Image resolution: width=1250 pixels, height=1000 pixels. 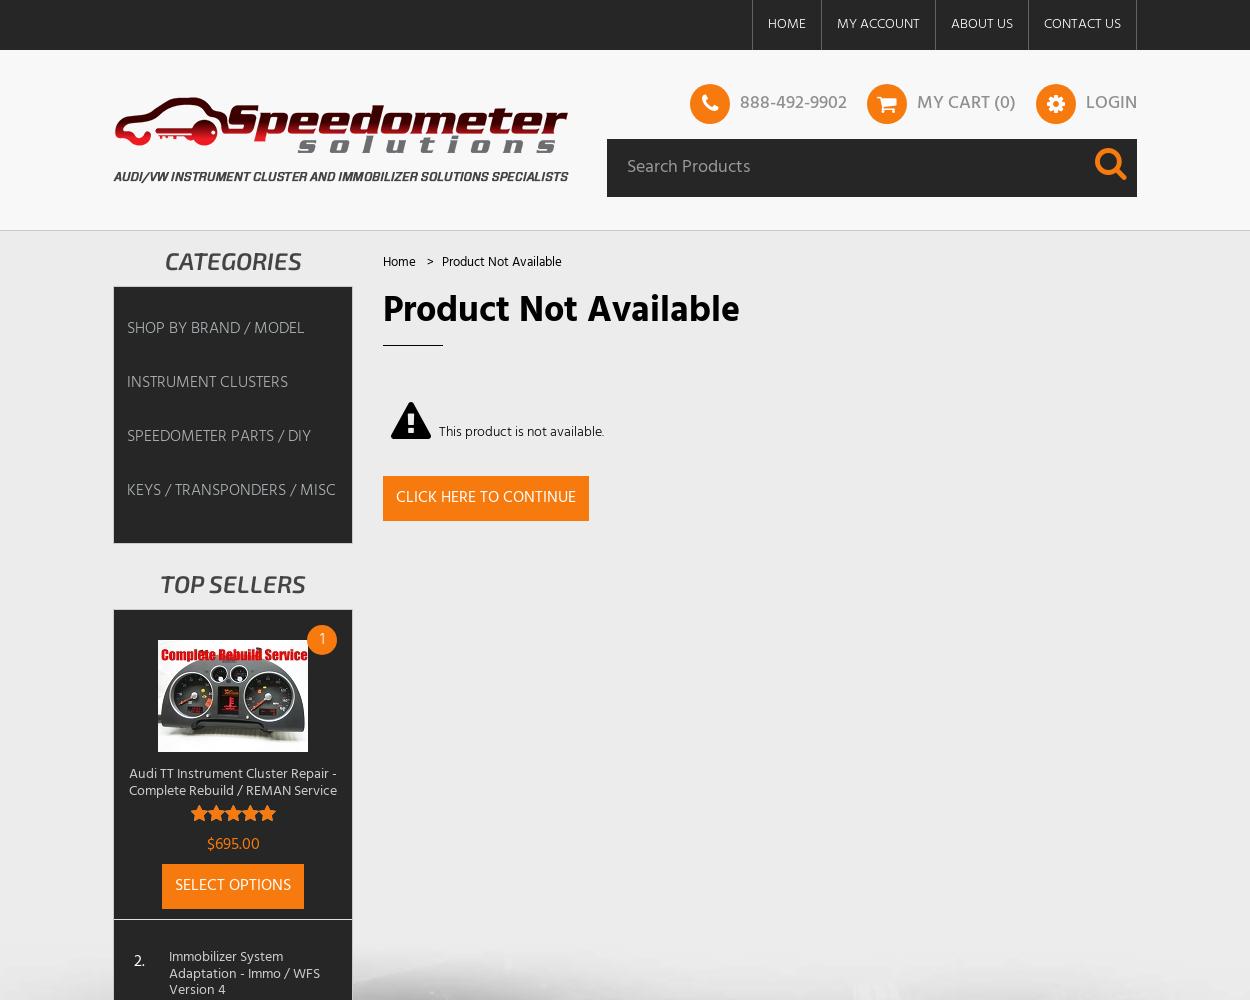 I want to click on 'Login', so click(x=1110, y=101).